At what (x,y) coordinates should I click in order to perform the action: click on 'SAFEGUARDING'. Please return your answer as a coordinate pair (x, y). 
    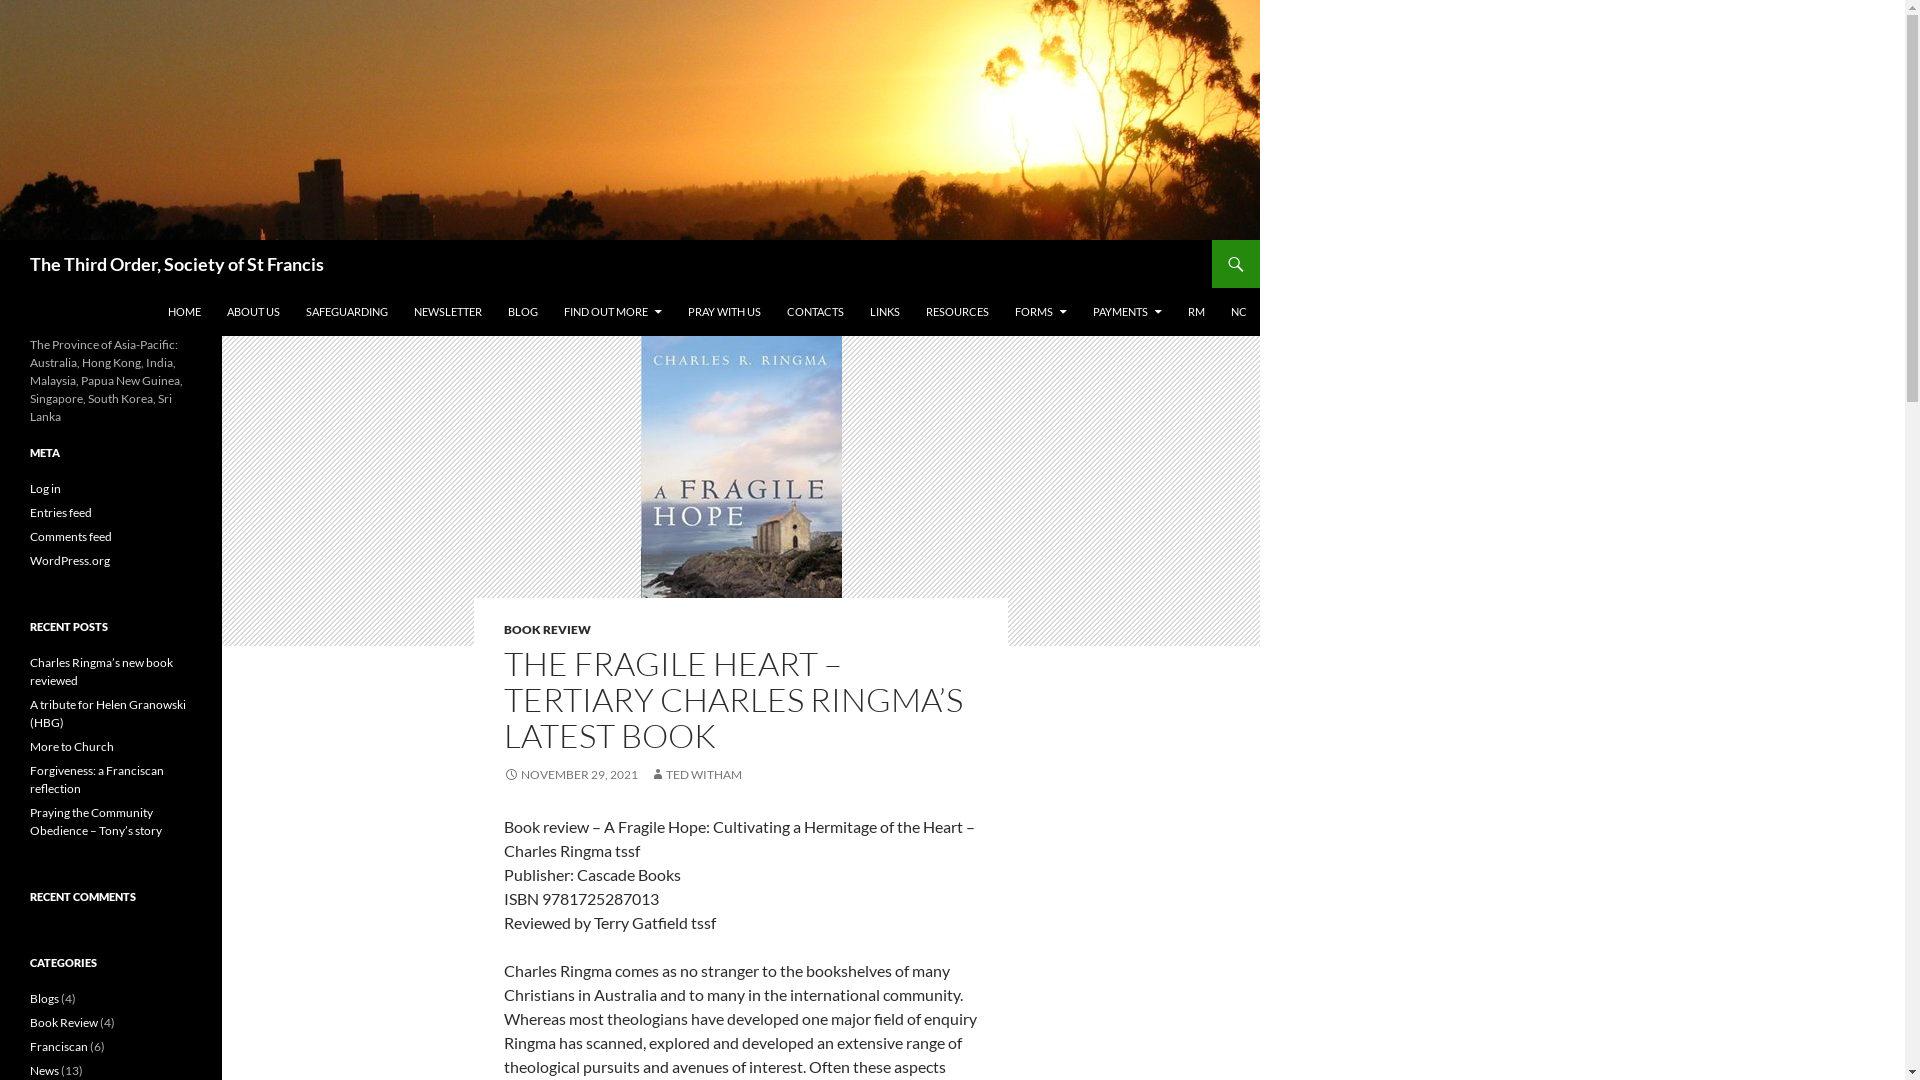
    Looking at the image, I should click on (346, 312).